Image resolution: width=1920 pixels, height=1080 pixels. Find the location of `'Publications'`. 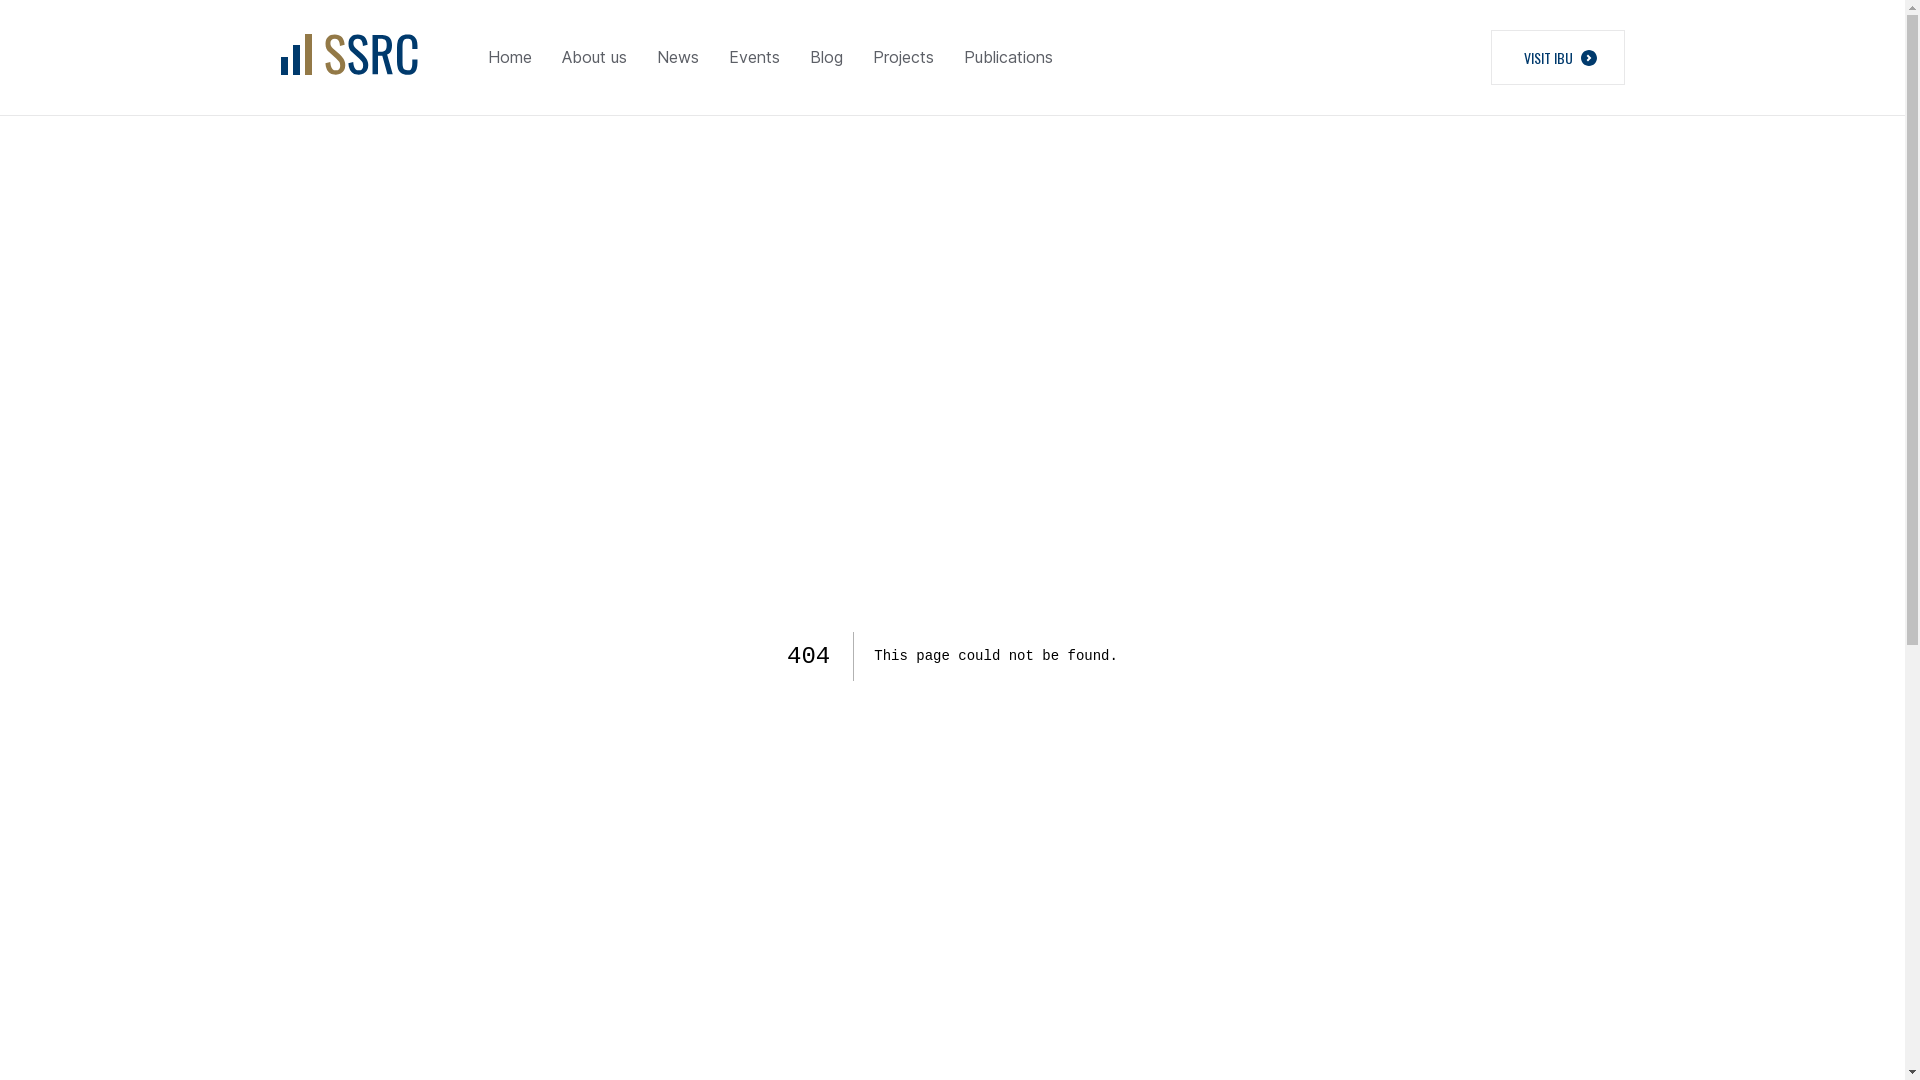

'Publications' is located at coordinates (1008, 56).